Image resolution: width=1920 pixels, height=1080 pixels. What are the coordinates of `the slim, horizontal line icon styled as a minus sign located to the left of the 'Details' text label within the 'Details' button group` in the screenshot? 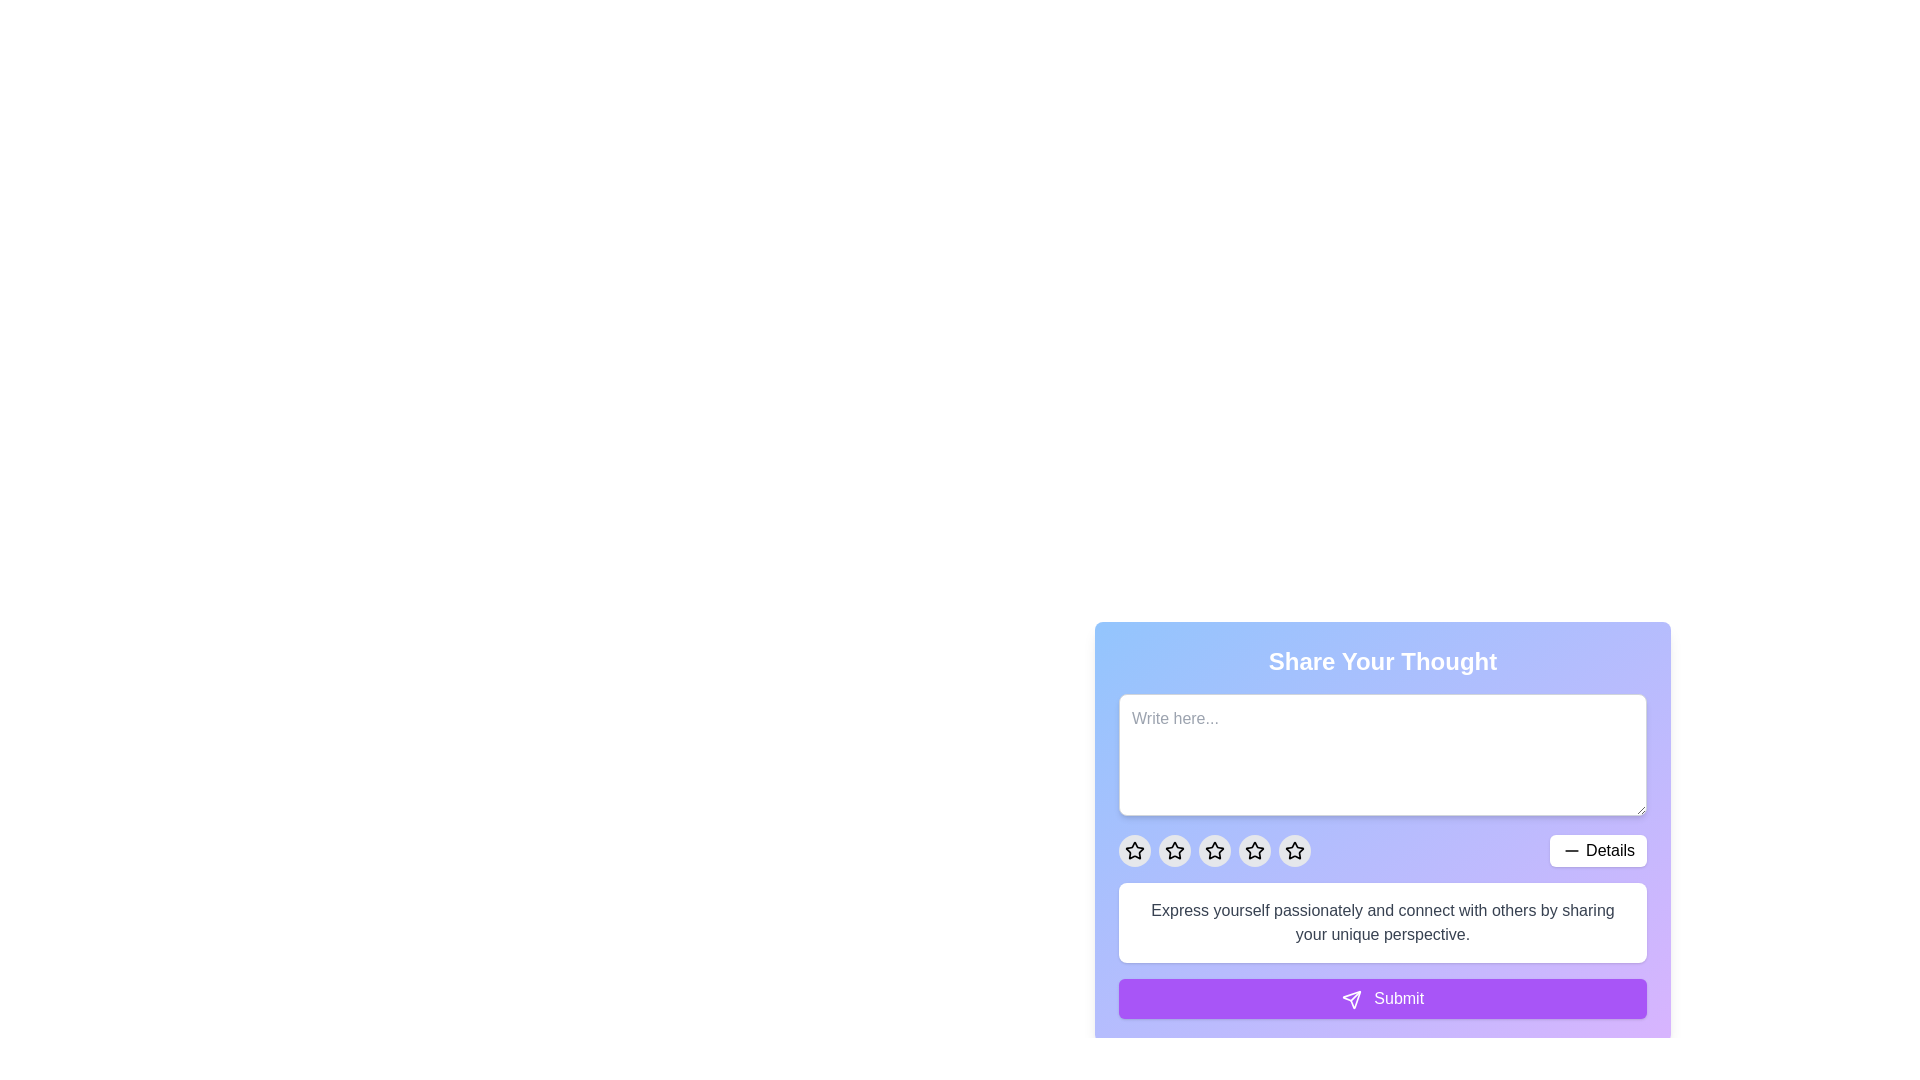 It's located at (1571, 851).